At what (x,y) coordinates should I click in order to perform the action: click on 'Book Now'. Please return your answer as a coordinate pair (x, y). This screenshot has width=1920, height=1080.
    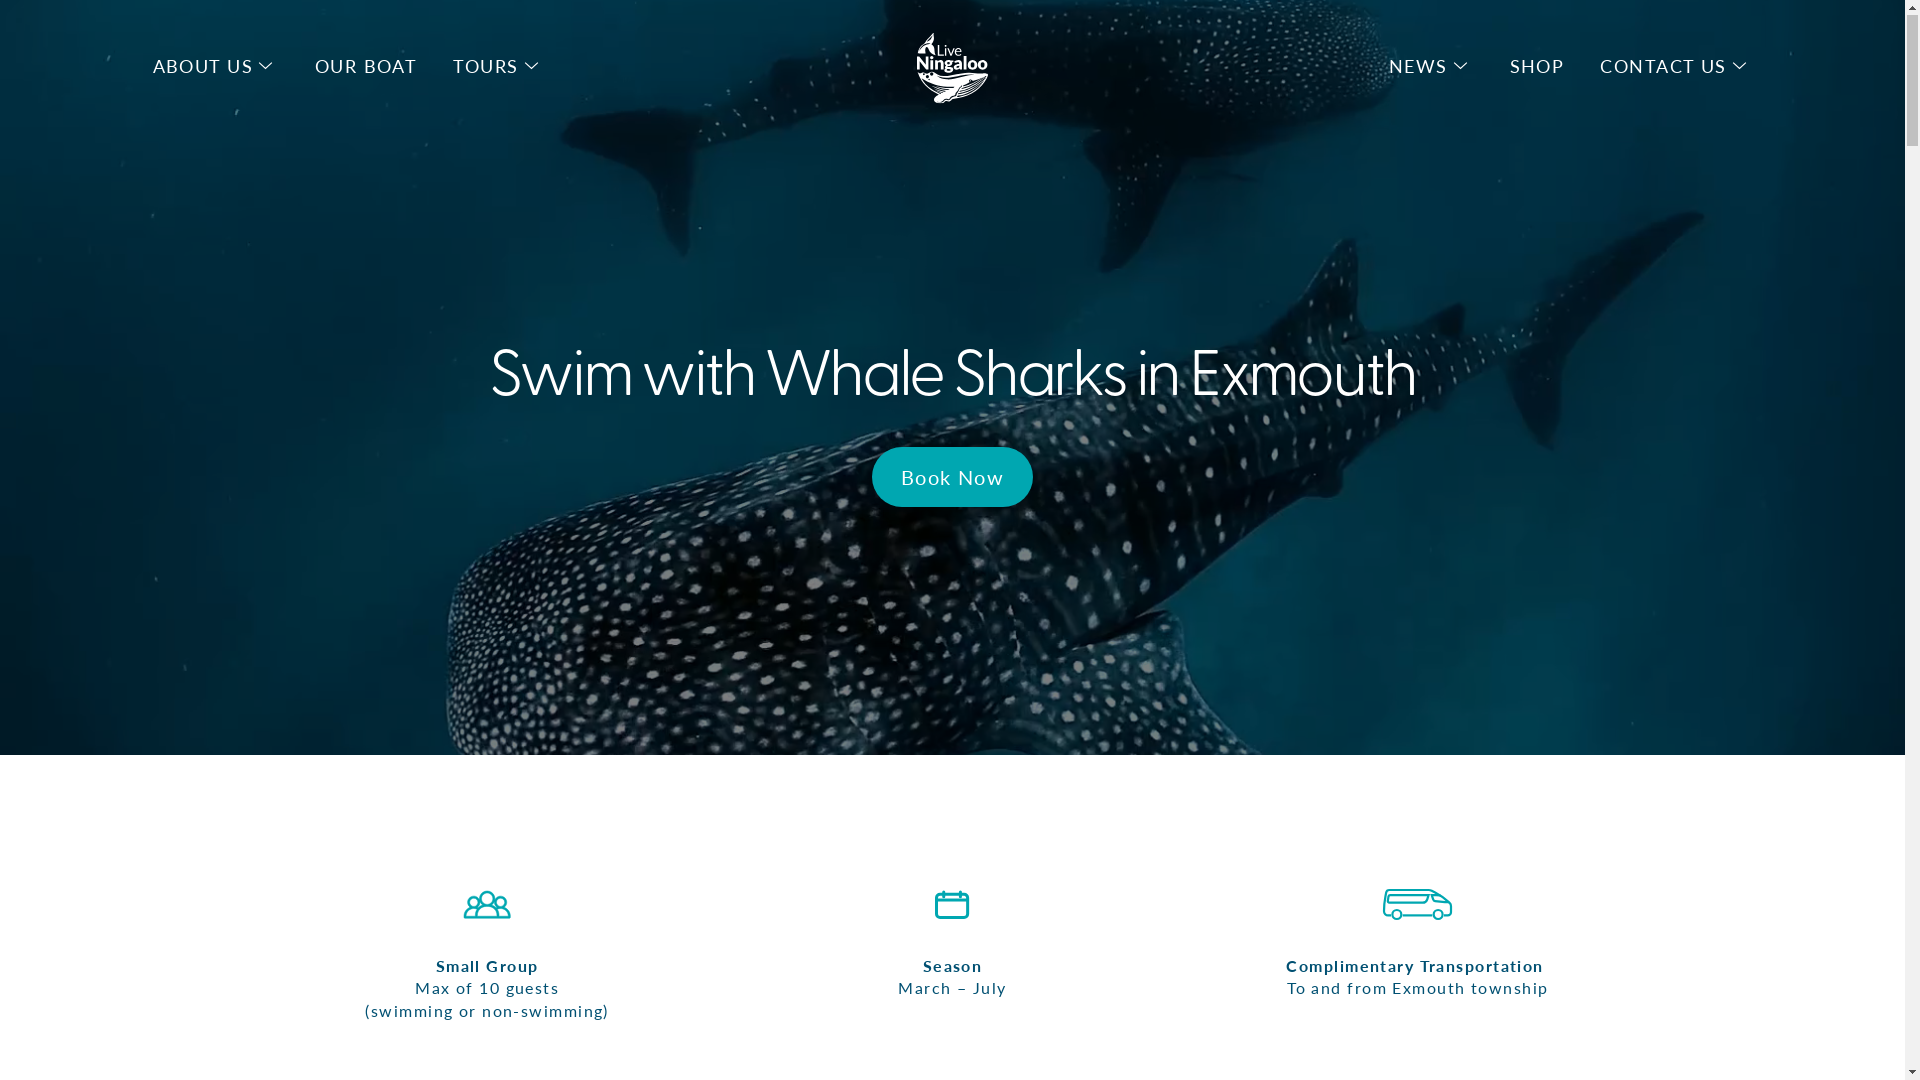
    Looking at the image, I should click on (952, 477).